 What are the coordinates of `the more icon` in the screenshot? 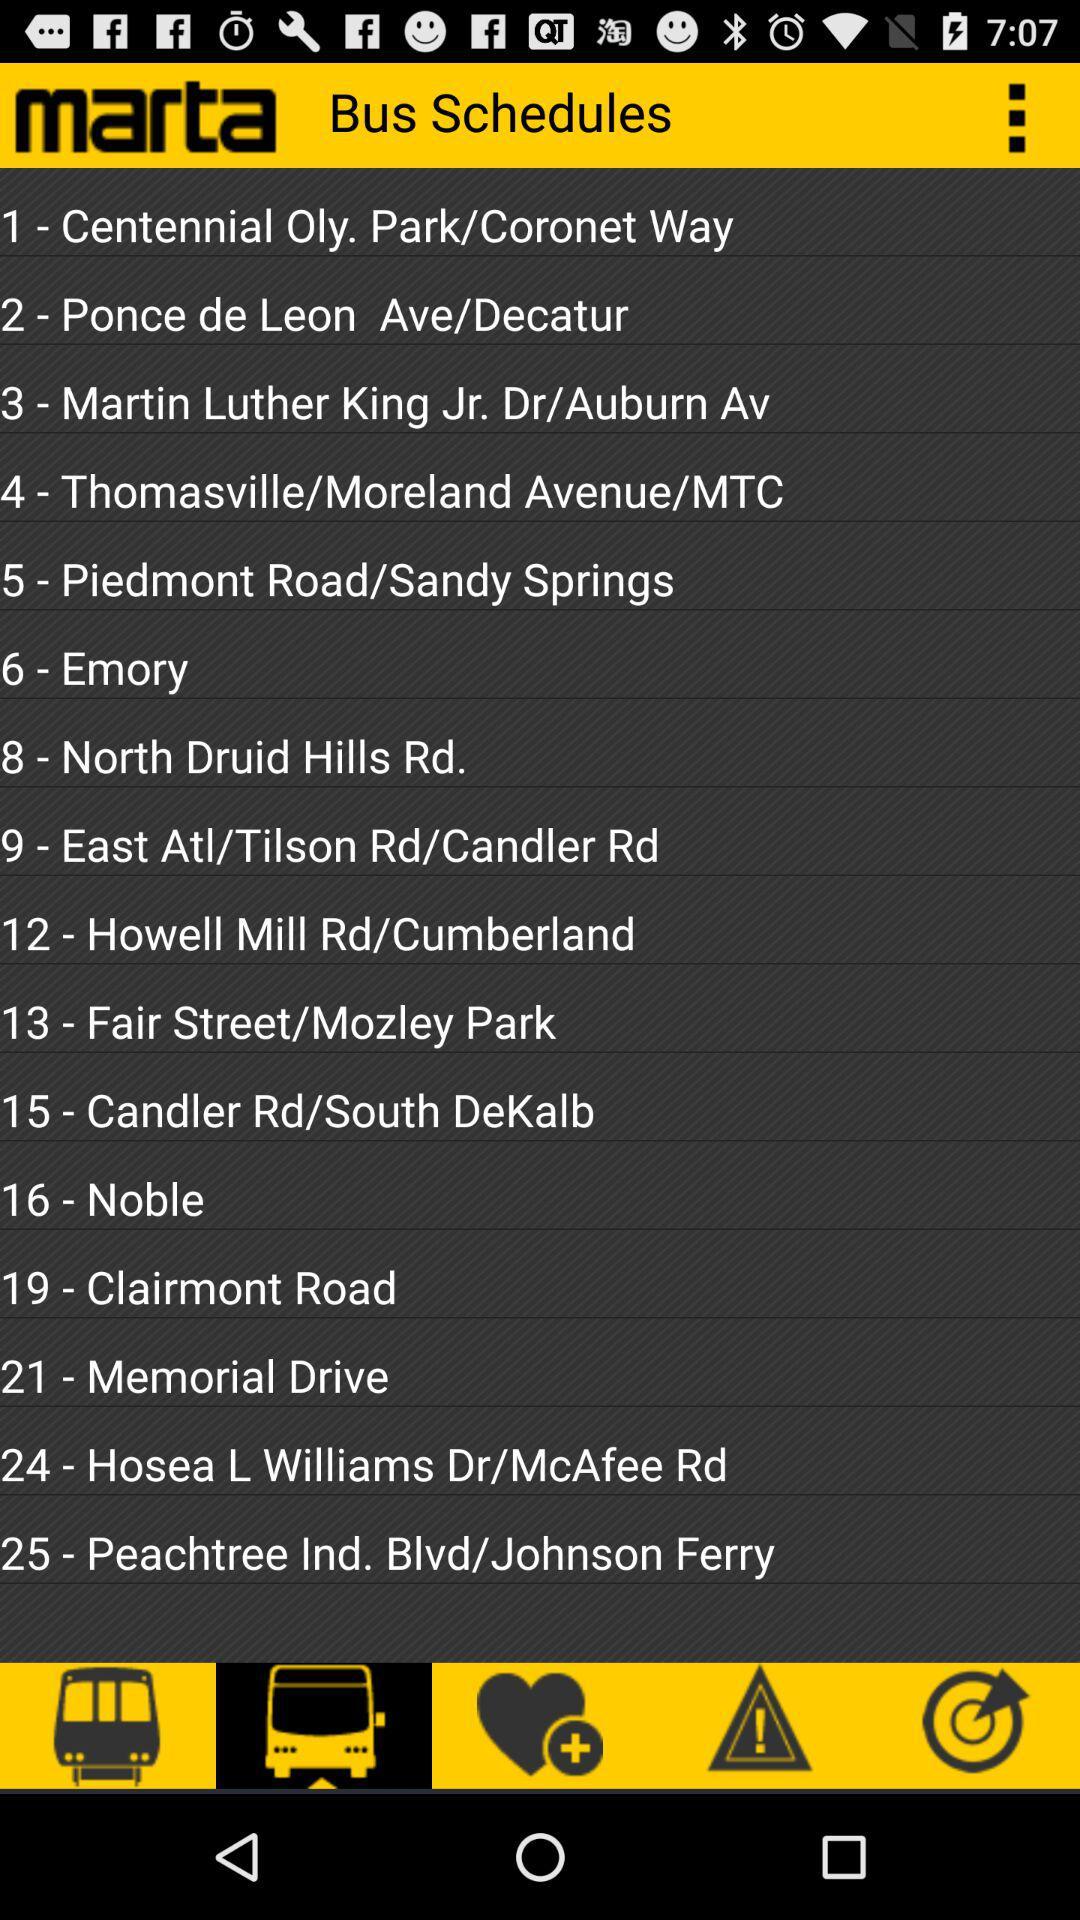 It's located at (1027, 122).